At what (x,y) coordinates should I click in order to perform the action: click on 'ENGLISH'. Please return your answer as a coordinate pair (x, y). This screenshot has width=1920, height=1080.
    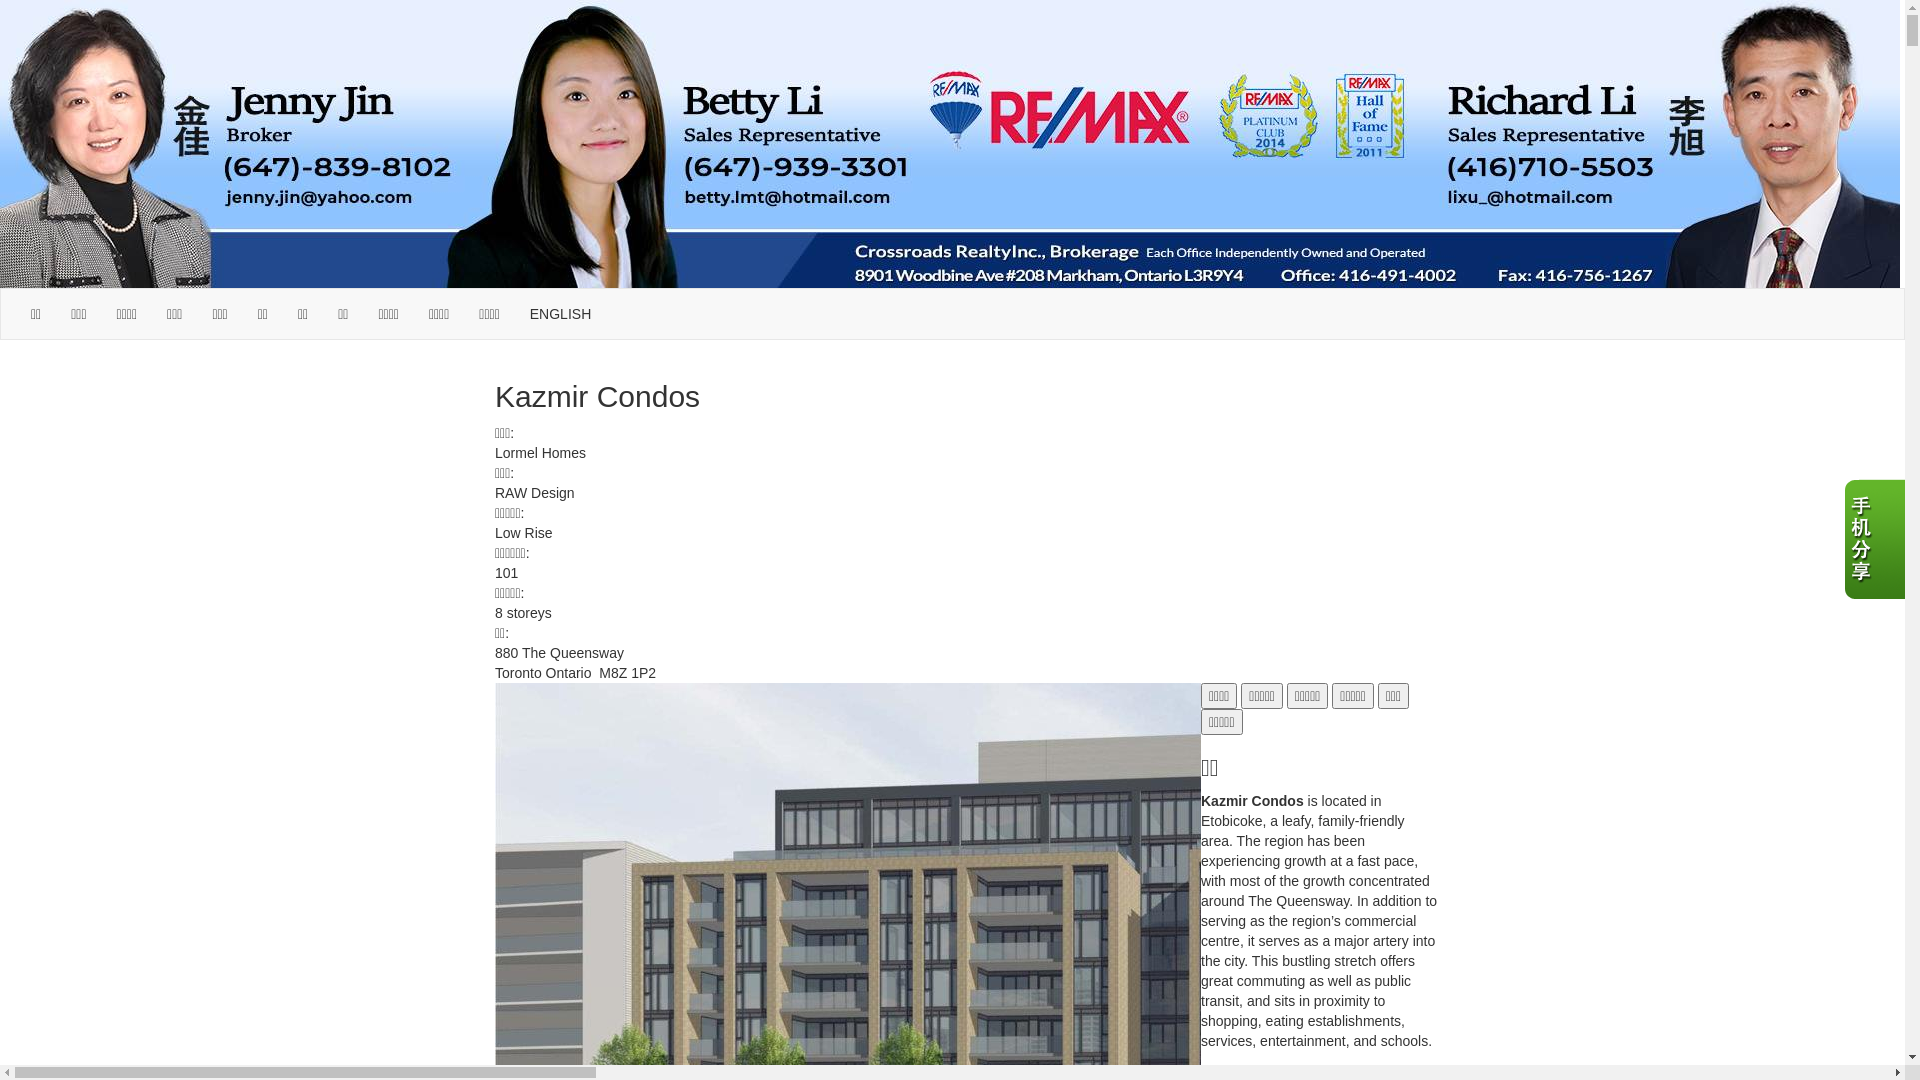
    Looking at the image, I should click on (560, 313).